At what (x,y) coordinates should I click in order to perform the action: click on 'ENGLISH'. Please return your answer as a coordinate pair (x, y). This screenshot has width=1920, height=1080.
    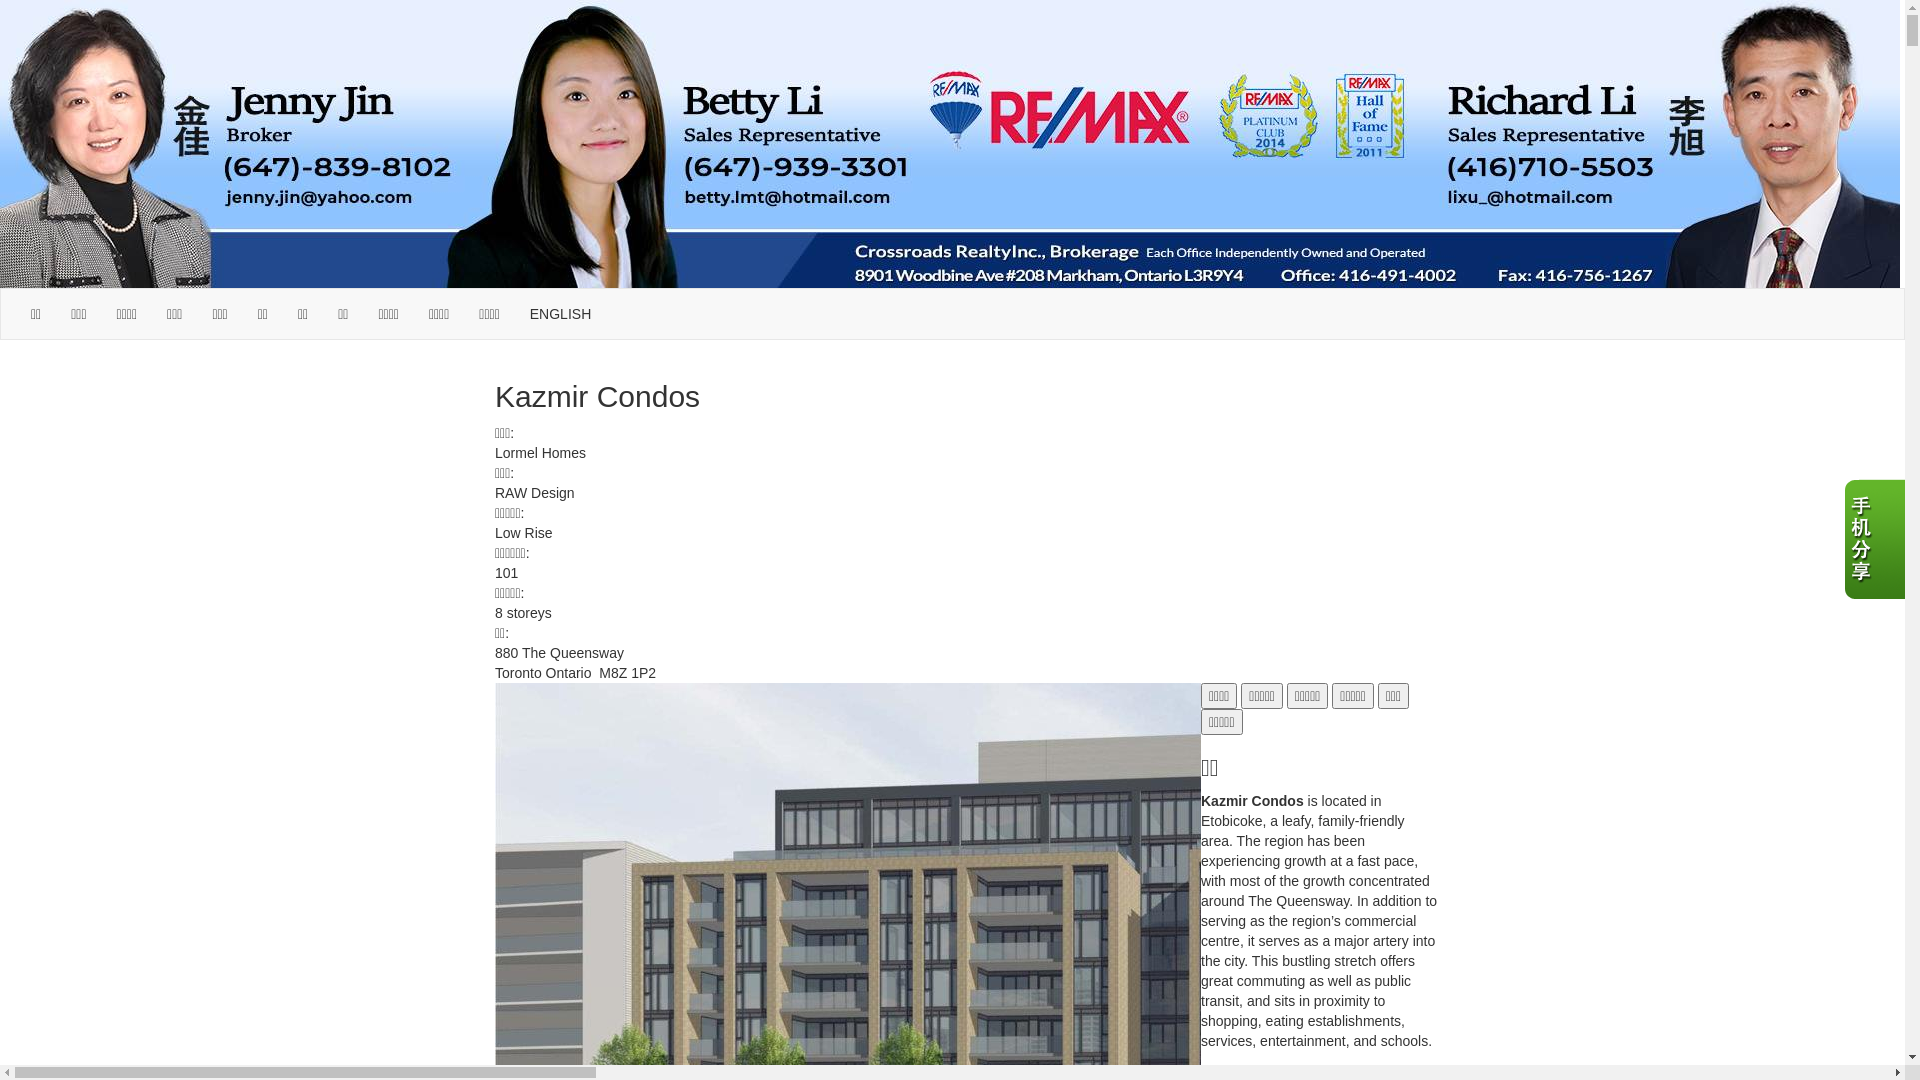
    Looking at the image, I should click on (560, 313).